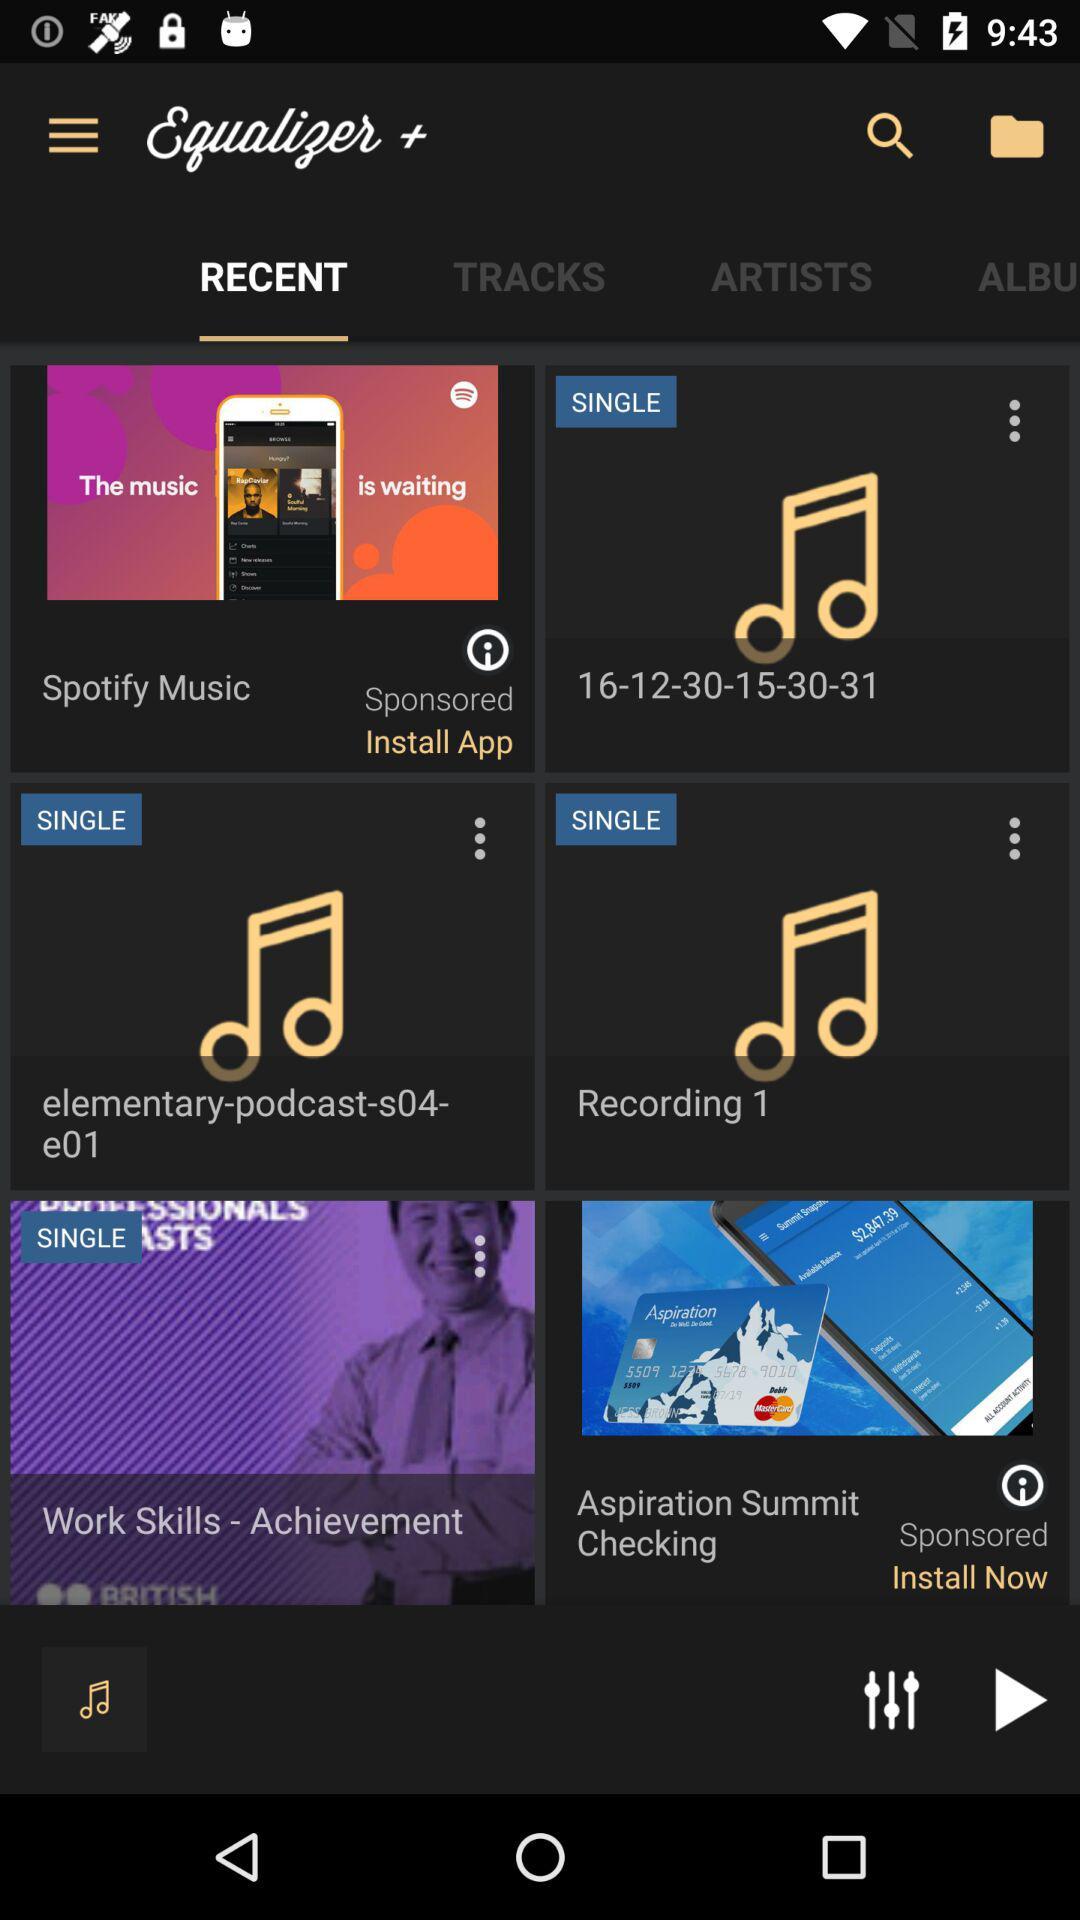 This screenshot has width=1080, height=1920. Describe the element at coordinates (890, 136) in the screenshot. I see `tap on the search icon at the top right corner` at that location.